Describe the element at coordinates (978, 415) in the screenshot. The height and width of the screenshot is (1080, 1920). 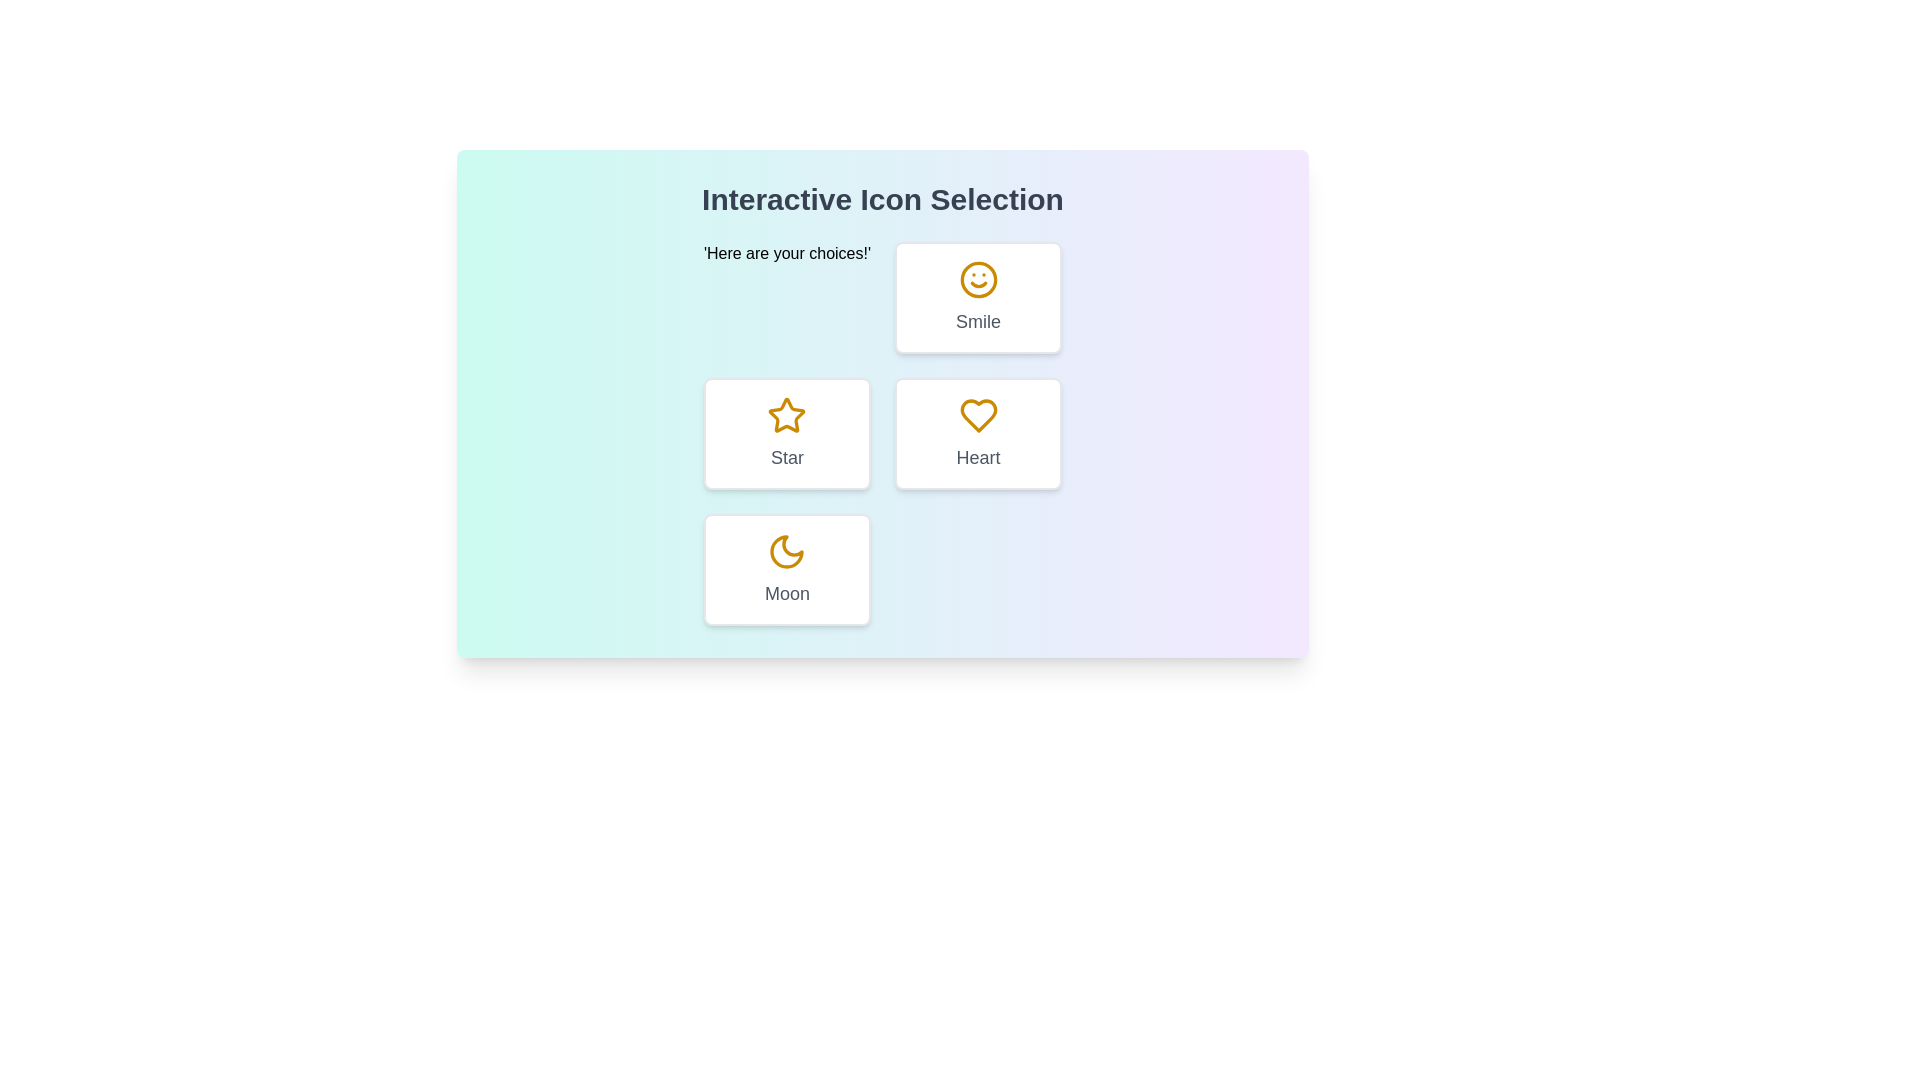
I see `the heart-shaped icon with an orange stroke located in the second column of the second row of selectable icons` at that location.